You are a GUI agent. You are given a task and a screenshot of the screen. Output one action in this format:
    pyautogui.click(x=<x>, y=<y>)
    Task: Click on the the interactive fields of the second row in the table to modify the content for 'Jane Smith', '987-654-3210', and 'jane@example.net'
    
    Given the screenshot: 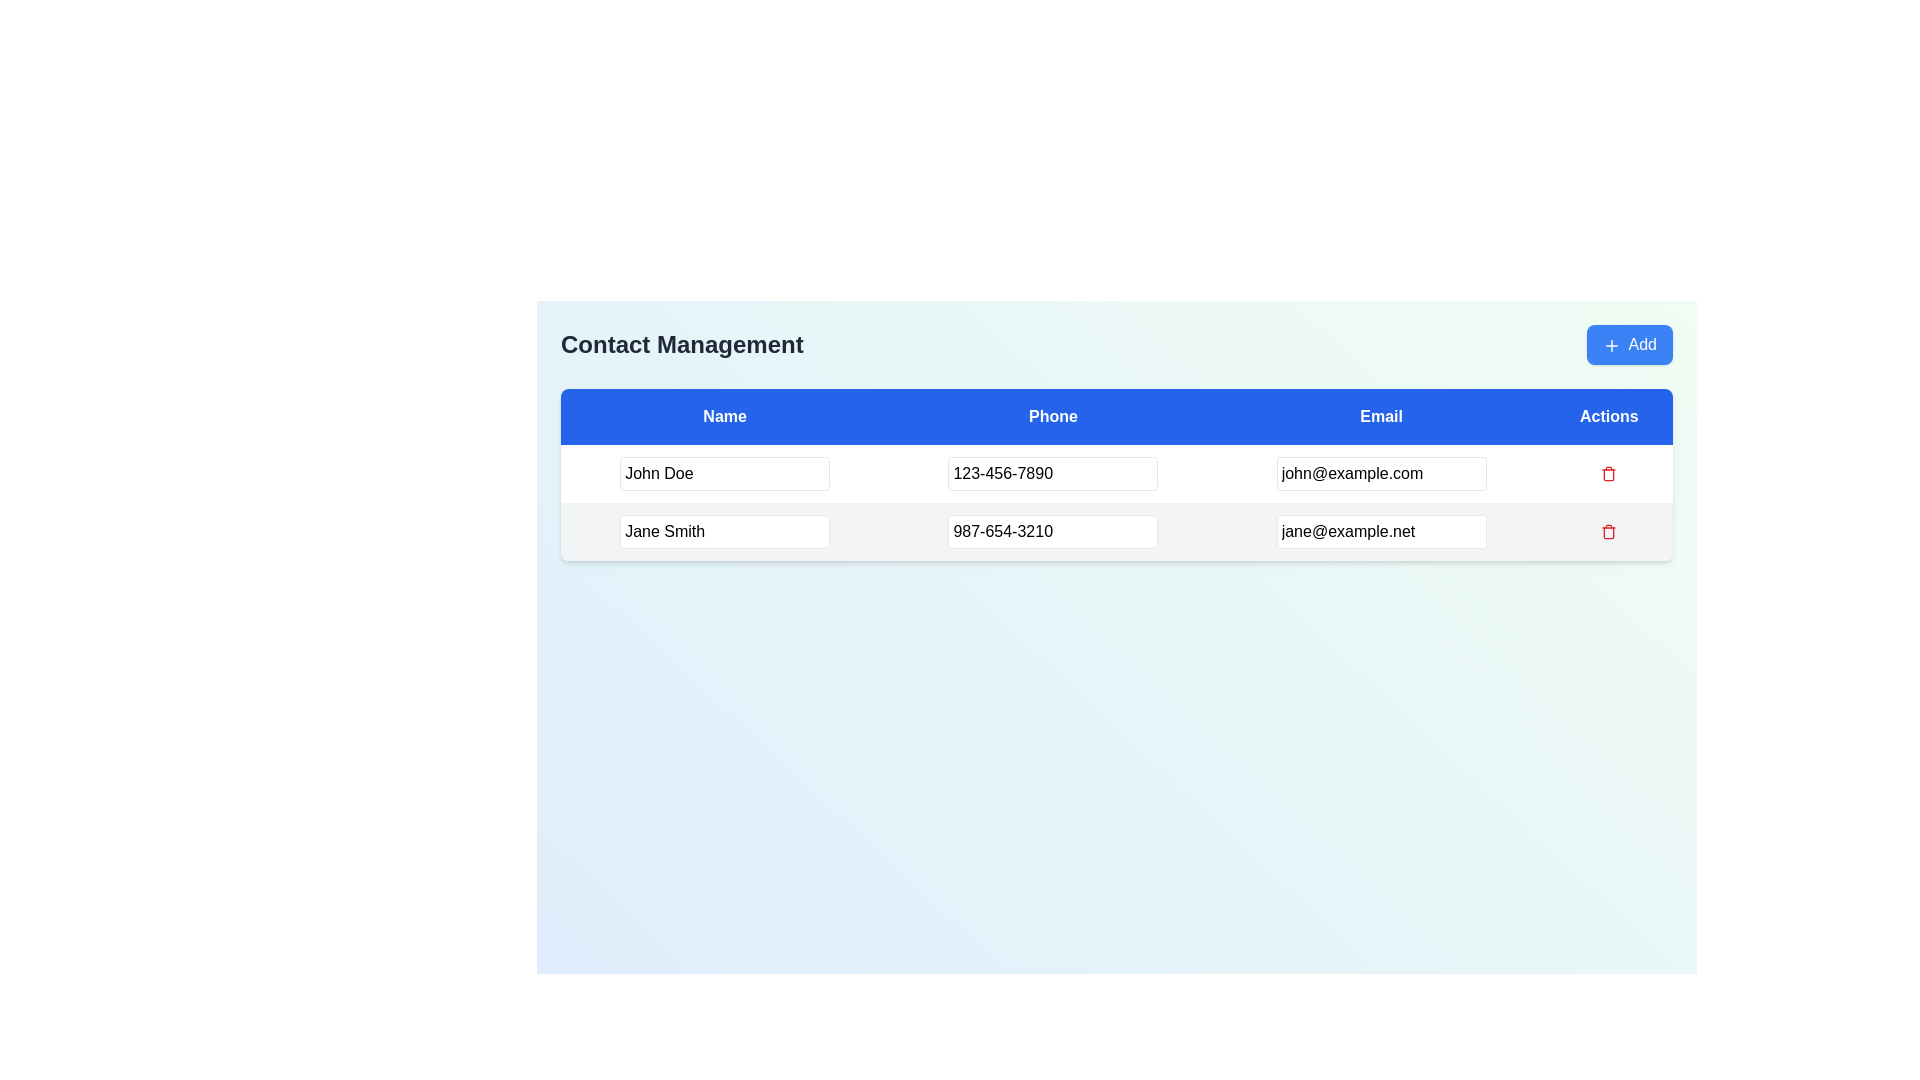 What is the action you would take?
    pyautogui.click(x=1116, y=531)
    